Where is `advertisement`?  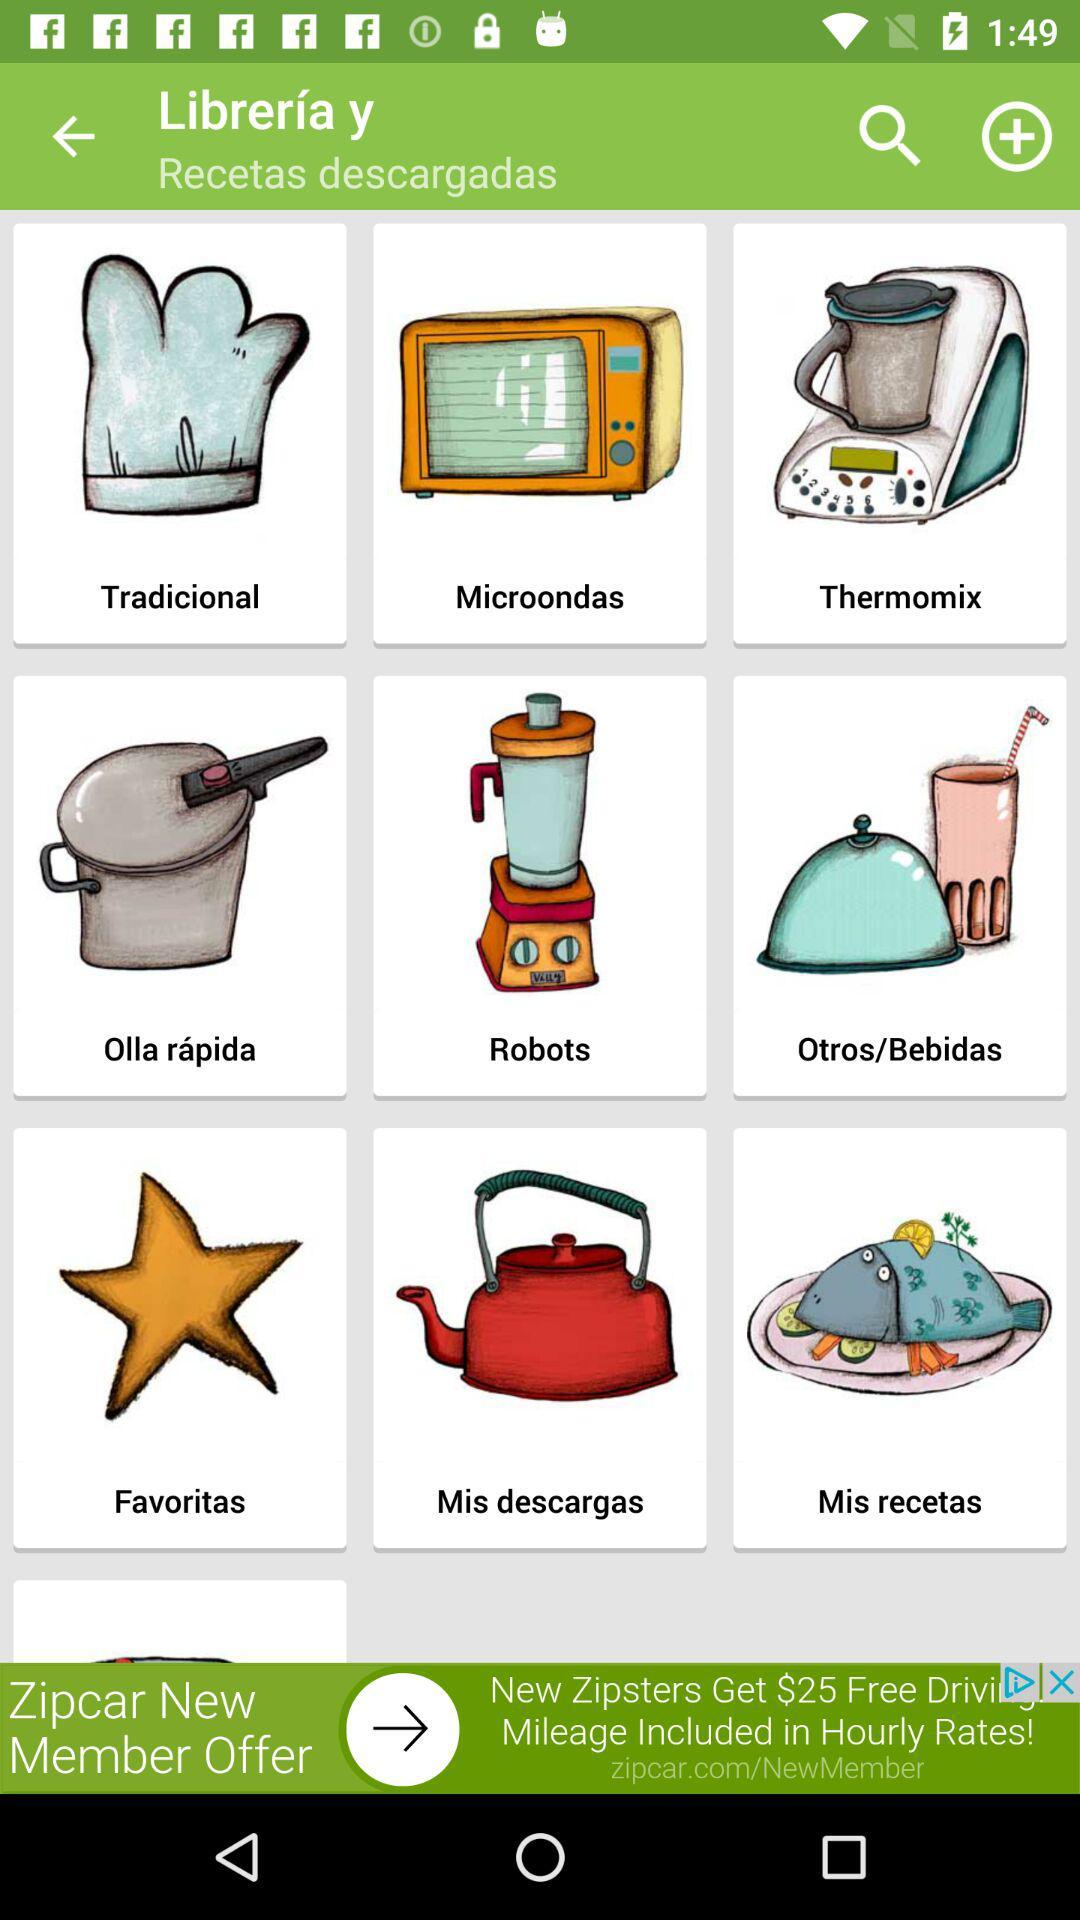
advertisement is located at coordinates (540, 1727).